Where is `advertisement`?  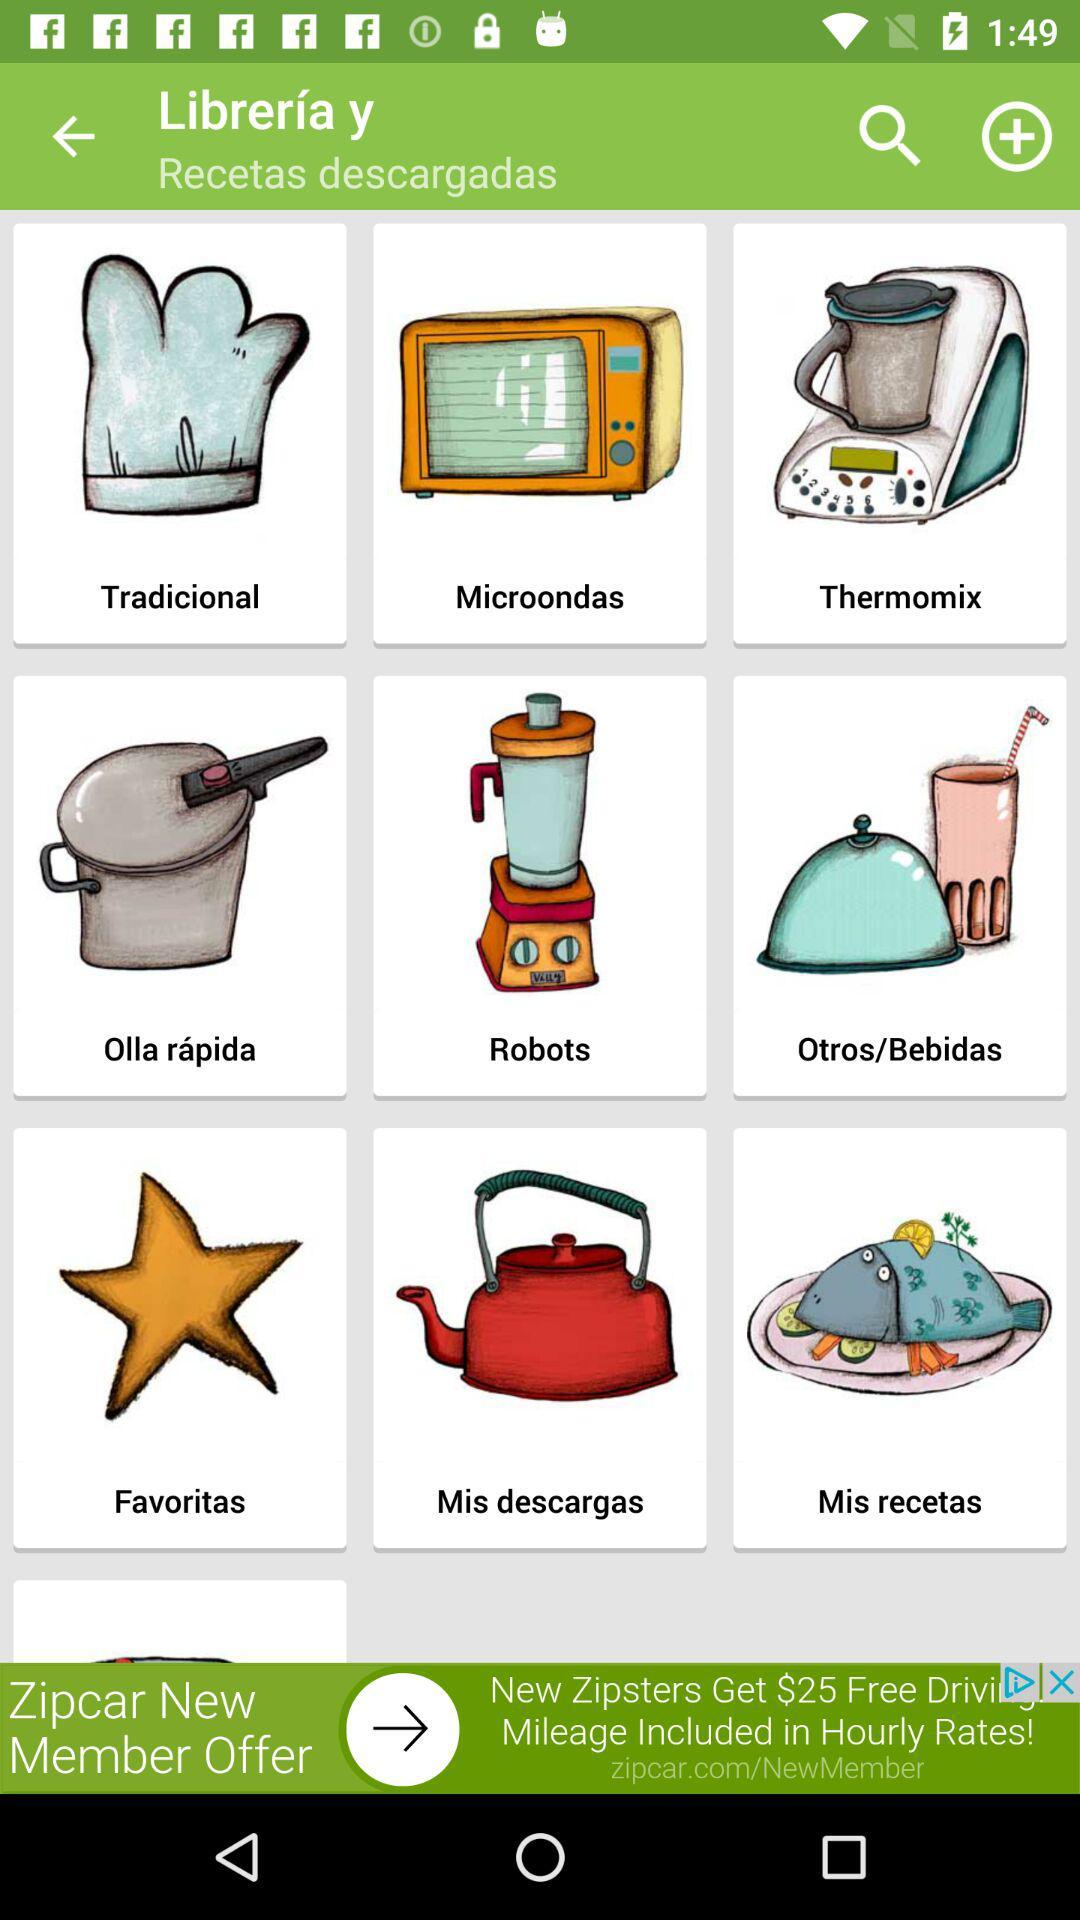
advertisement is located at coordinates (540, 1727).